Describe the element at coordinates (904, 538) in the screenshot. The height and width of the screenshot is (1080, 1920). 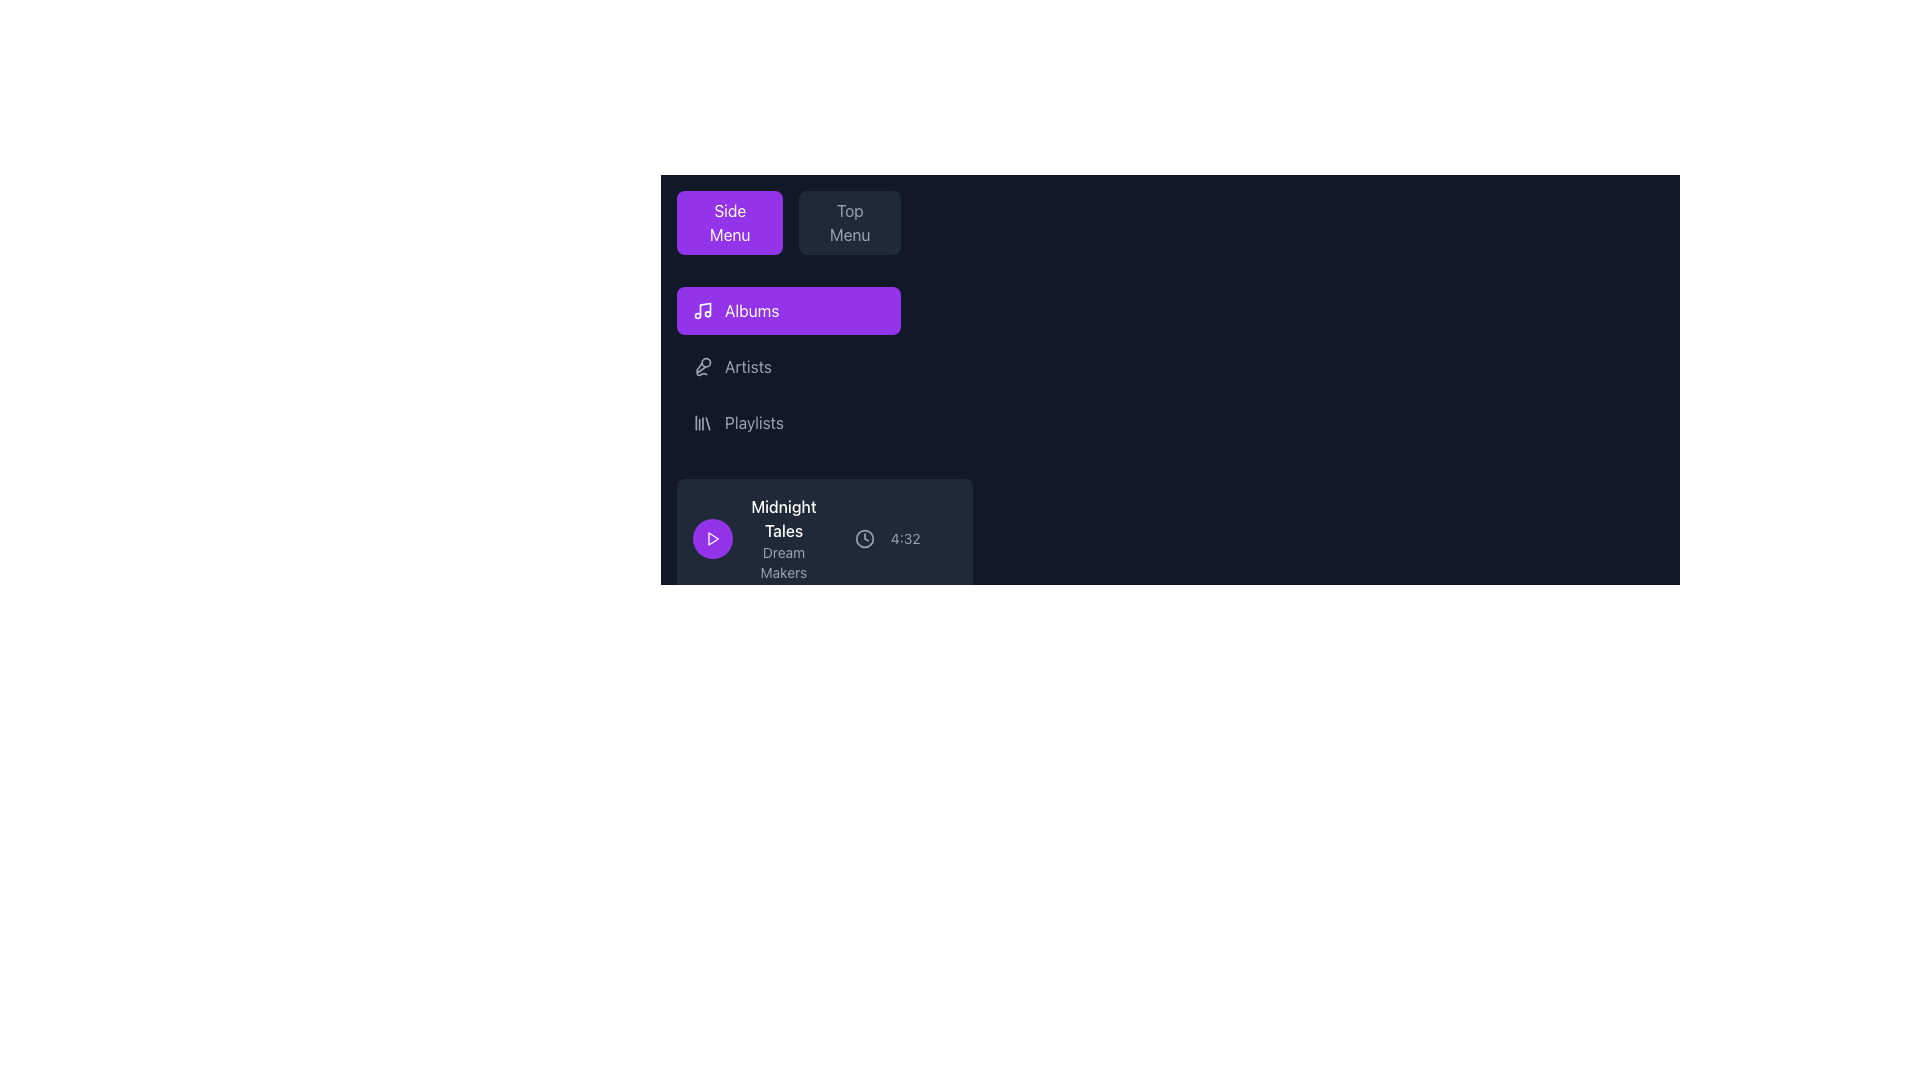
I see `the duration displayed in gray text, formatted as '4:32', located to the right of a clock icon within the media details box` at that location.